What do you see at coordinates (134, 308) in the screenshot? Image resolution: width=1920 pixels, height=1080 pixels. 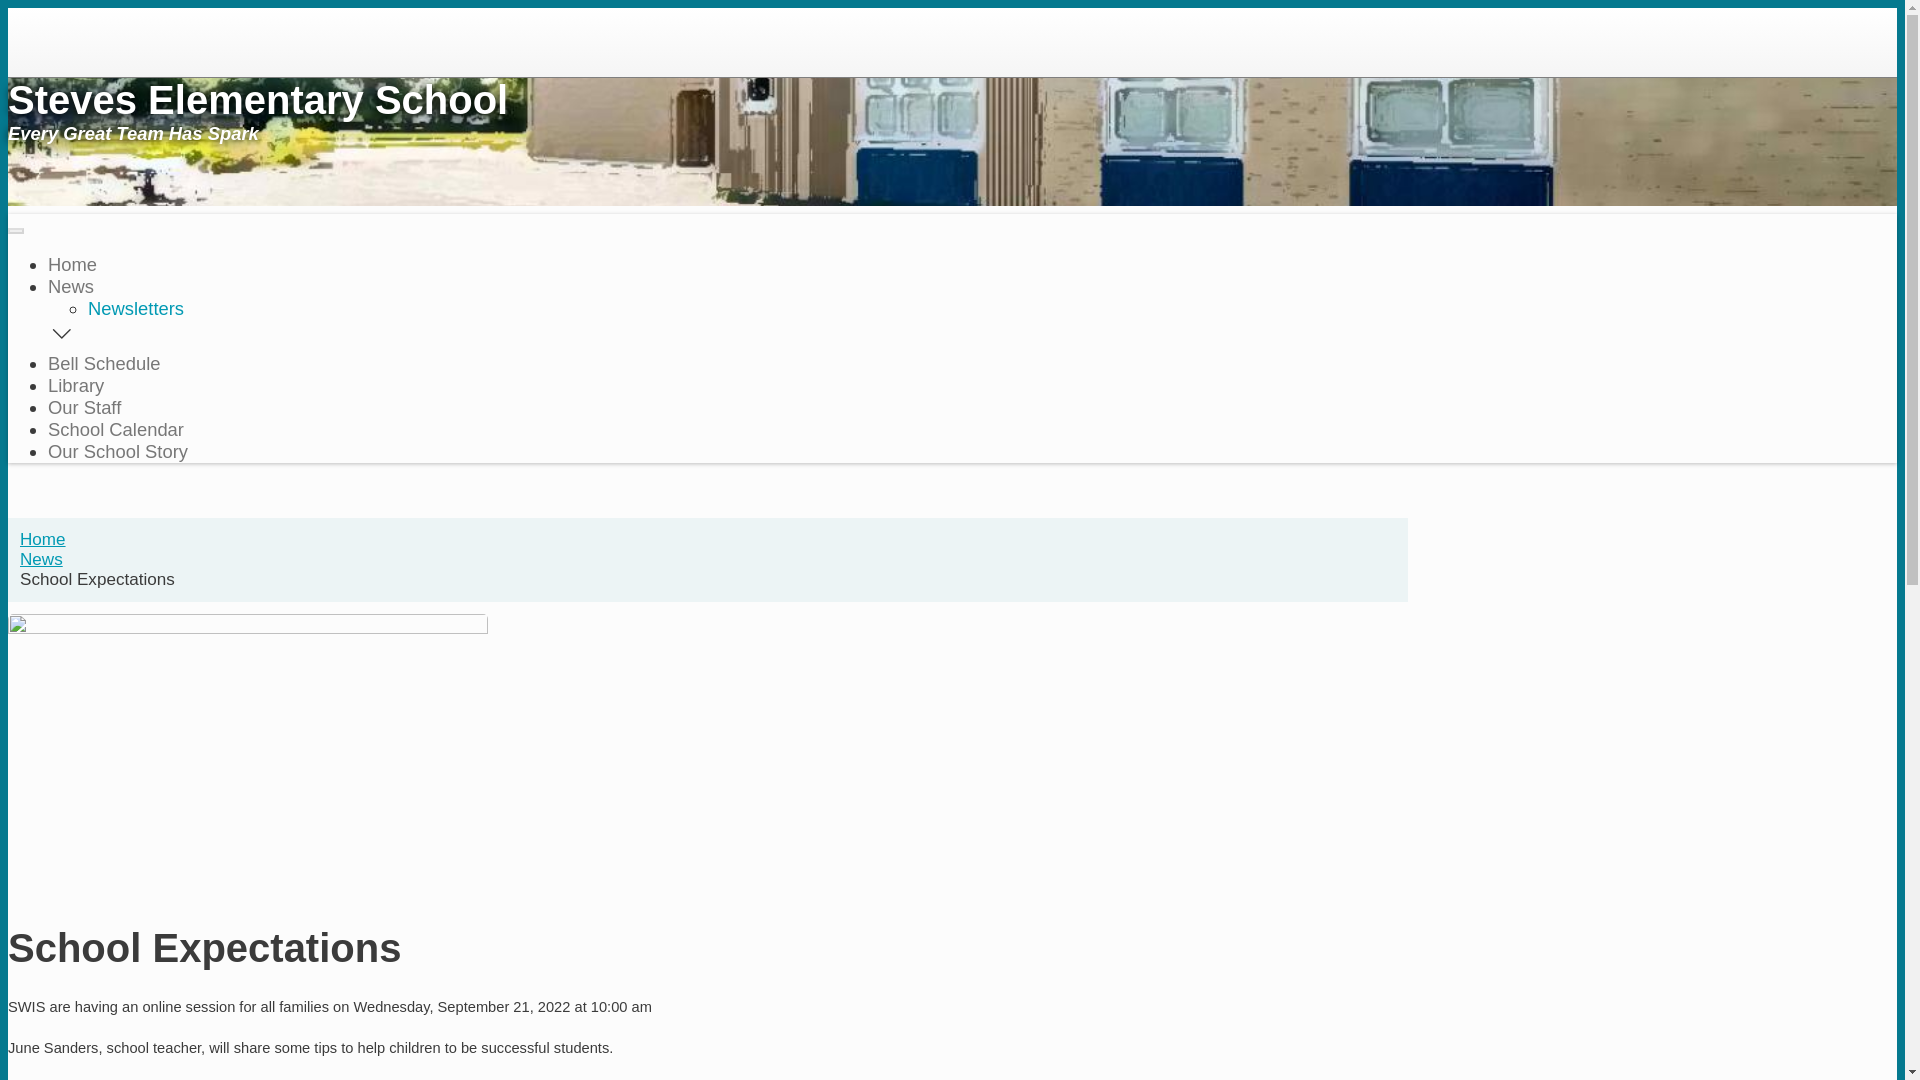 I see `'Newsletters'` at bounding box center [134, 308].